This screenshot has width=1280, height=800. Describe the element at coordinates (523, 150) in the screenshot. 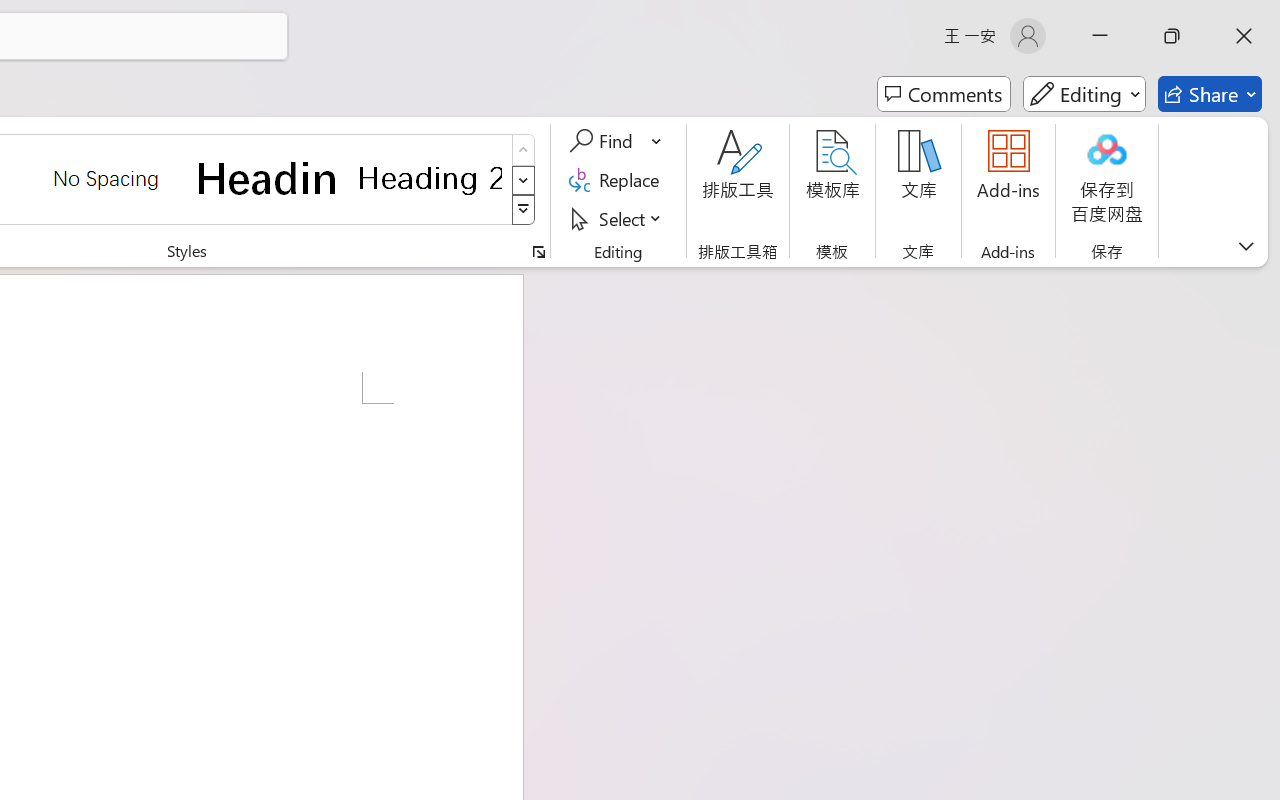

I see `'Row up'` at that location.